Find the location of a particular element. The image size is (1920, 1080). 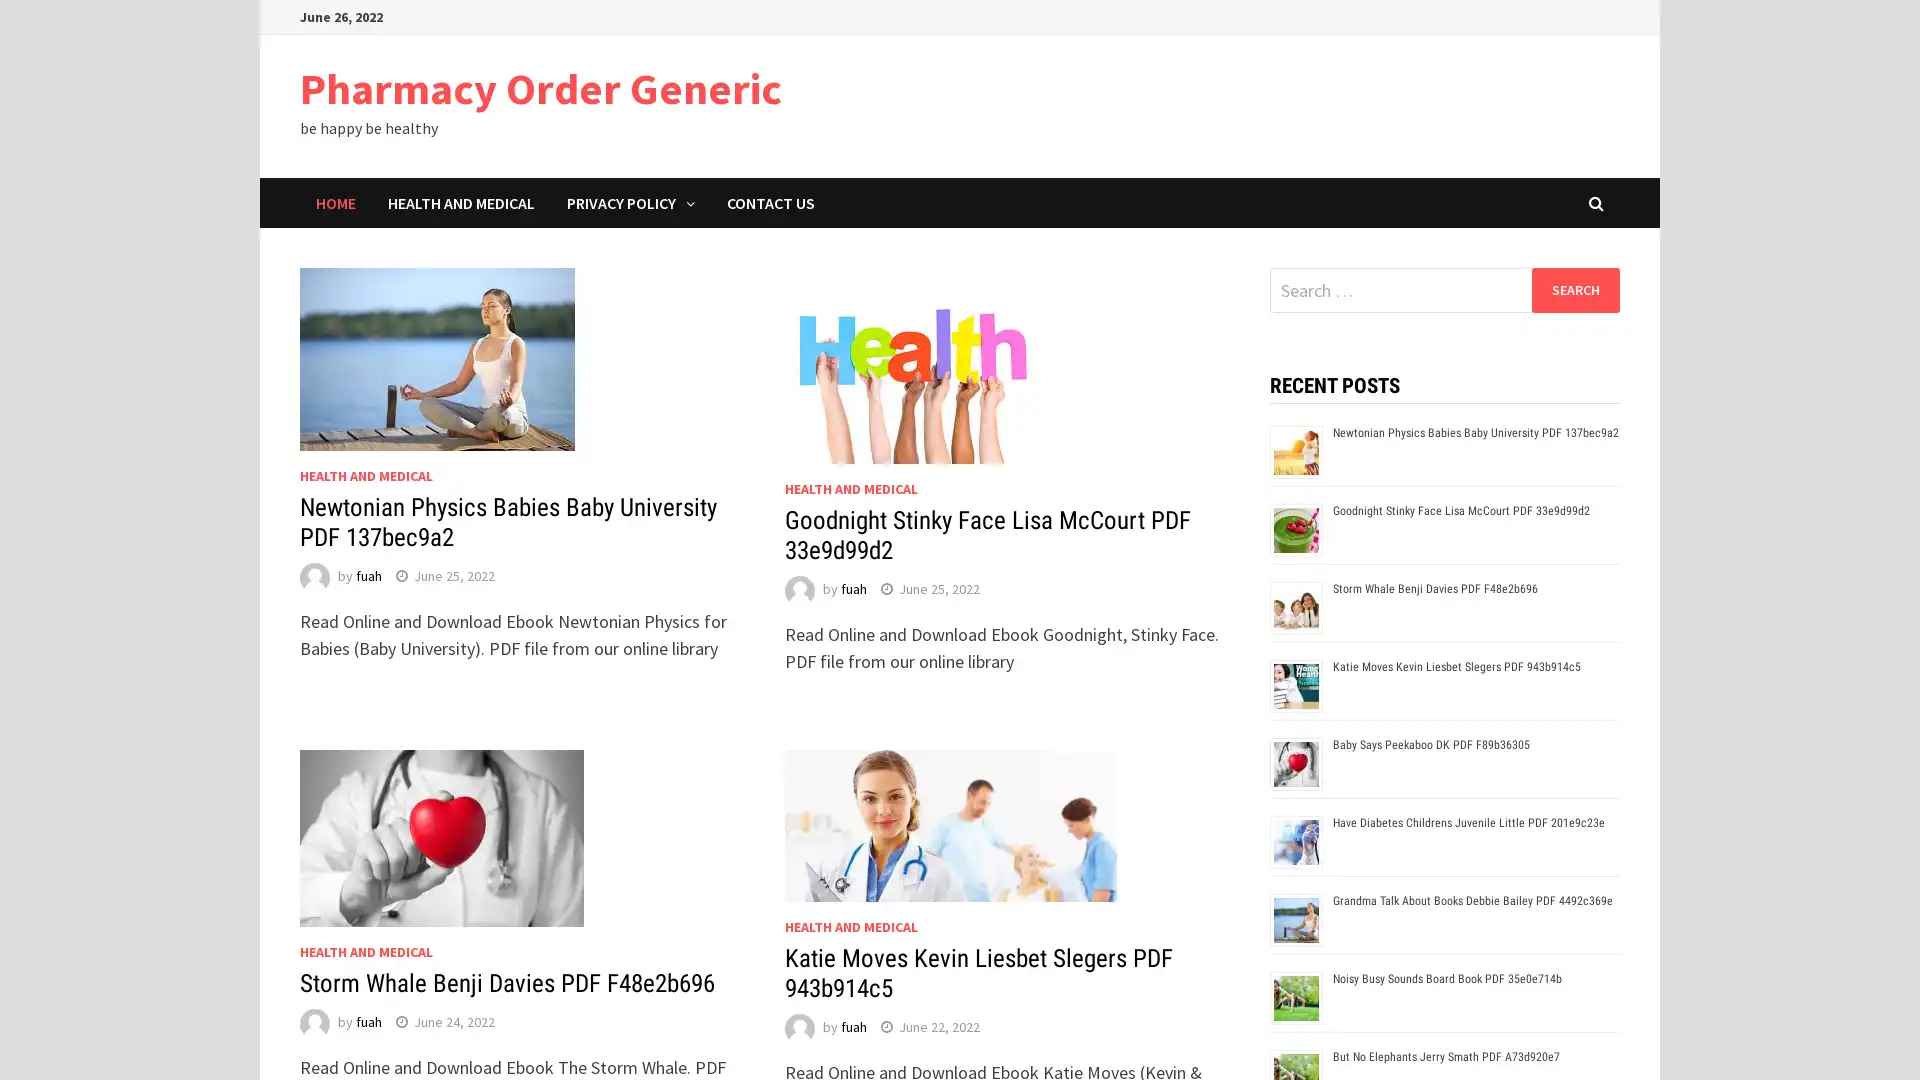

Search is located at coordinates (1574, 289).